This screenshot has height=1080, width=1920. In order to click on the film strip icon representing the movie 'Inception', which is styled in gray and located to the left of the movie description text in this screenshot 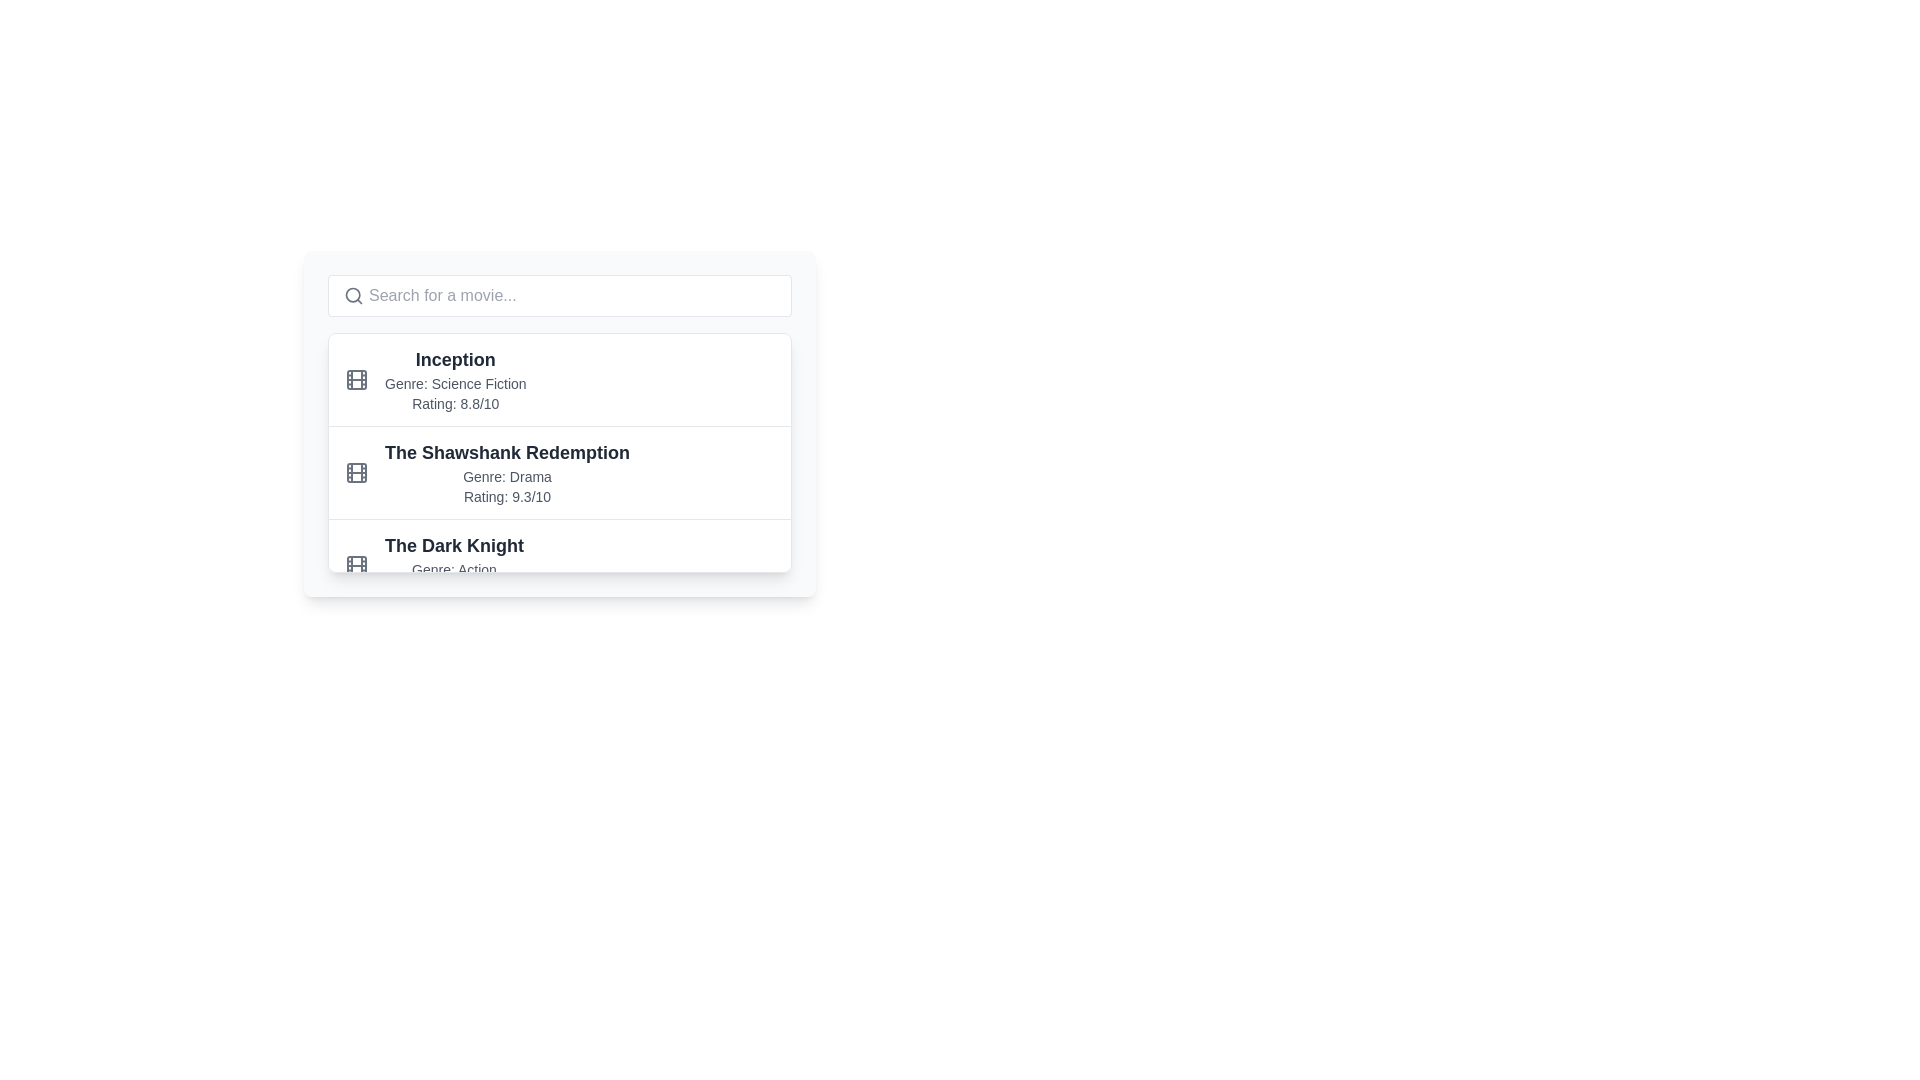, I will do `click(356, 380)`.